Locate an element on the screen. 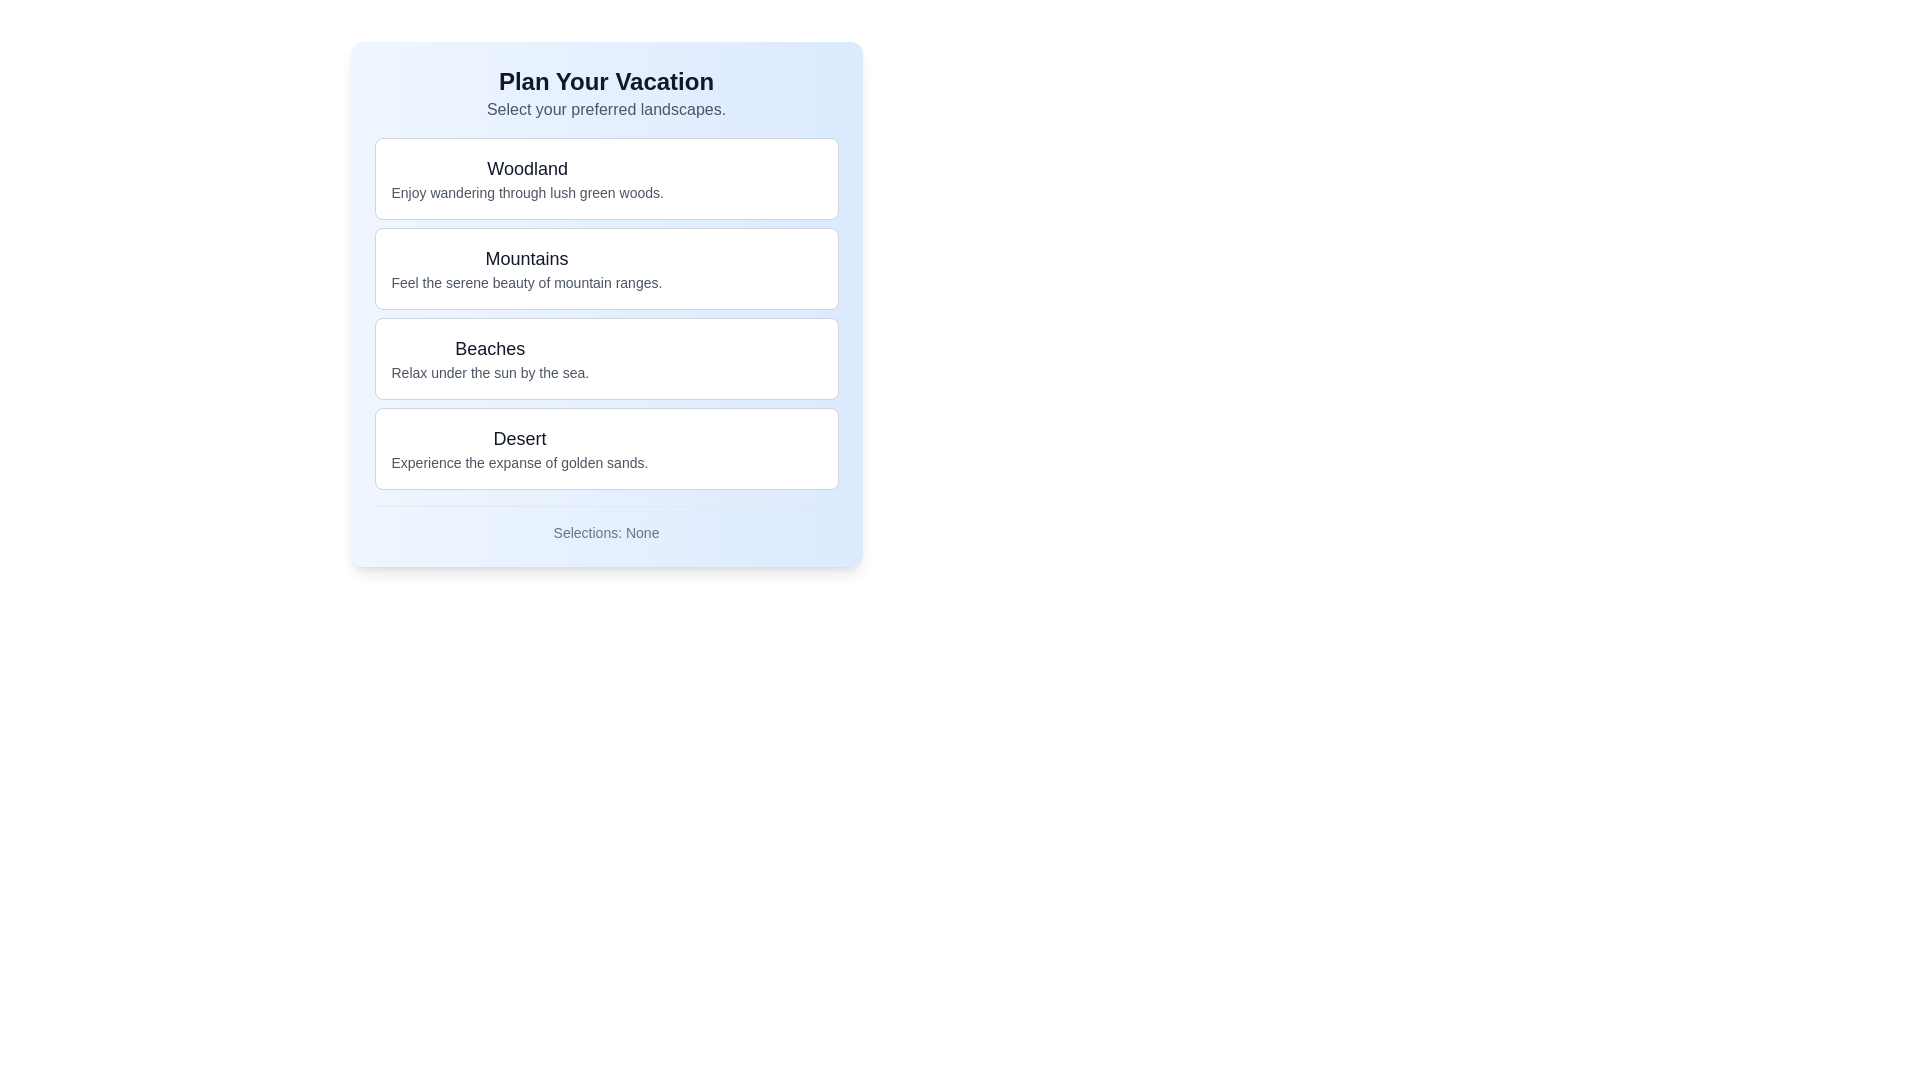  the 'Mountains' card in the 'Plan Your Vacation' interface is located at coordinates (526, 268).